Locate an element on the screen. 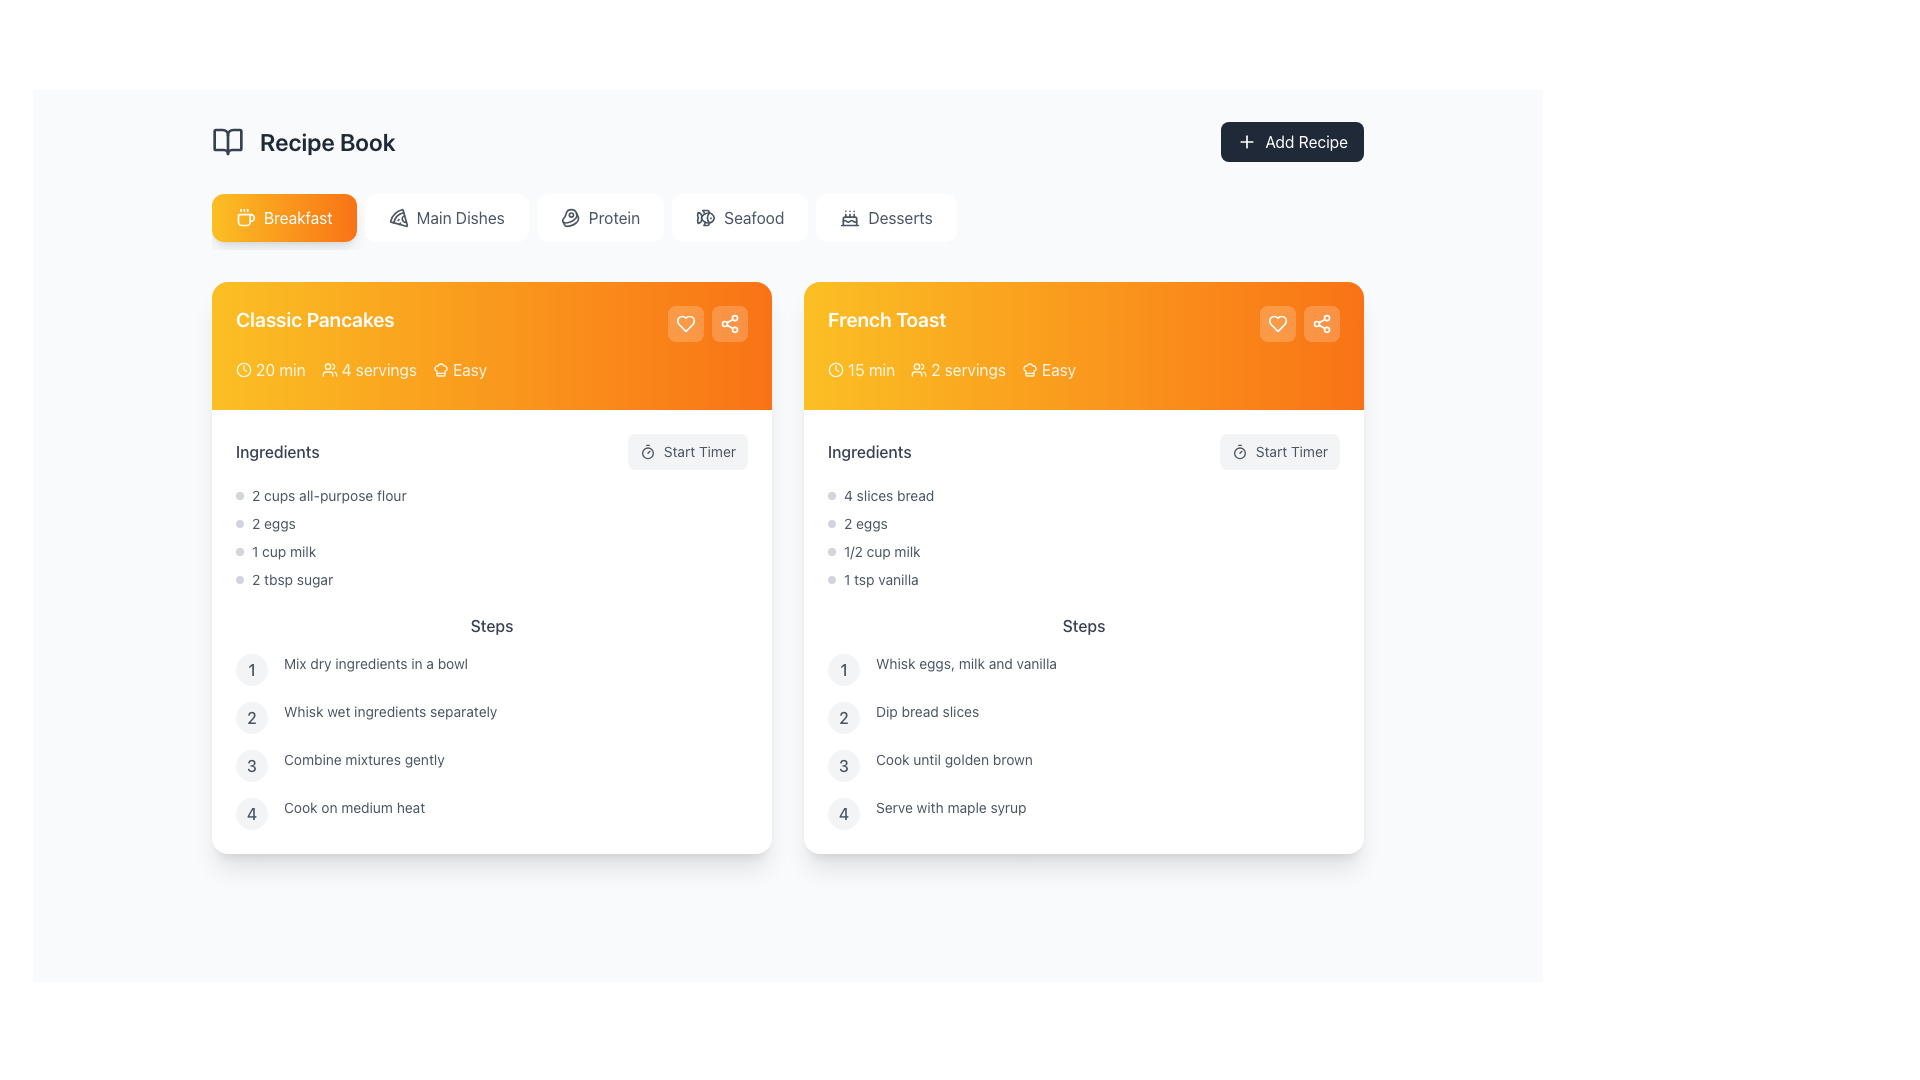 The height and width of the screenshot is (1080, 1920). the step number label located at the bottom right of the 'Steps' section within the 'French Toast' card, which represents the fourth step in the ordered steps list is located at coordinates (844, 813).